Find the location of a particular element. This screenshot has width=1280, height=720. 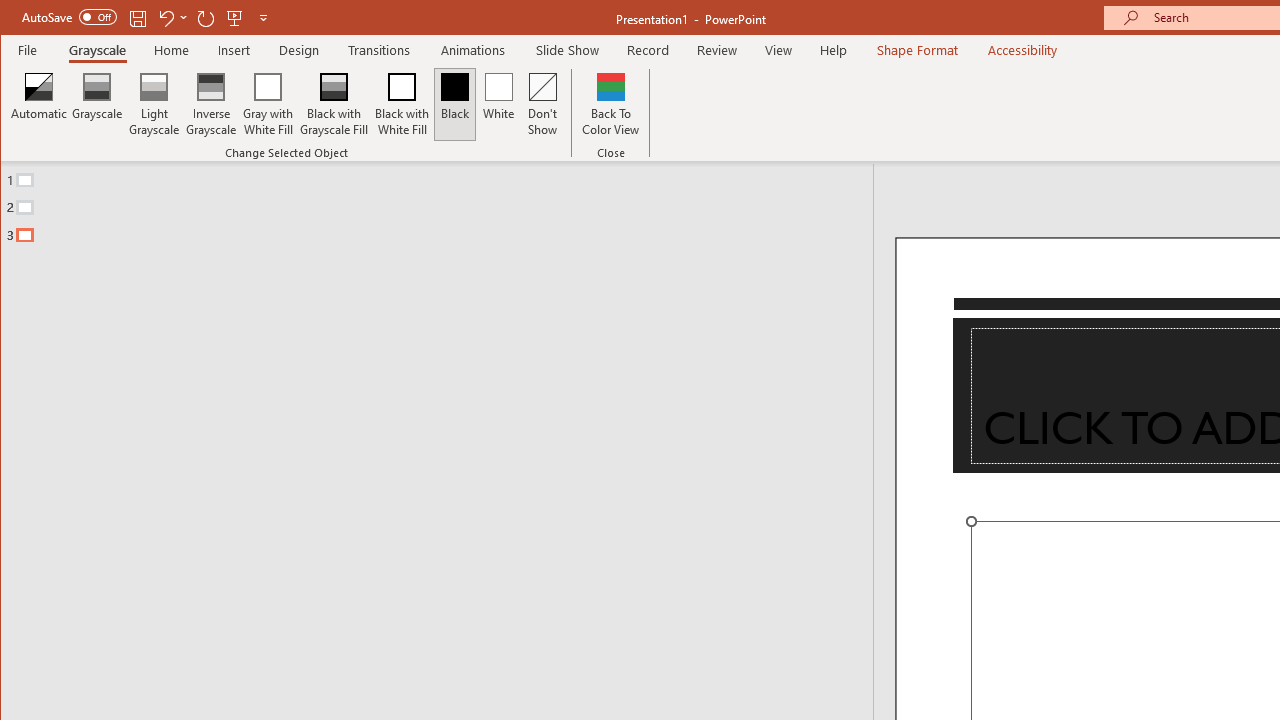

'Home' is located at coordinates (171, 49).